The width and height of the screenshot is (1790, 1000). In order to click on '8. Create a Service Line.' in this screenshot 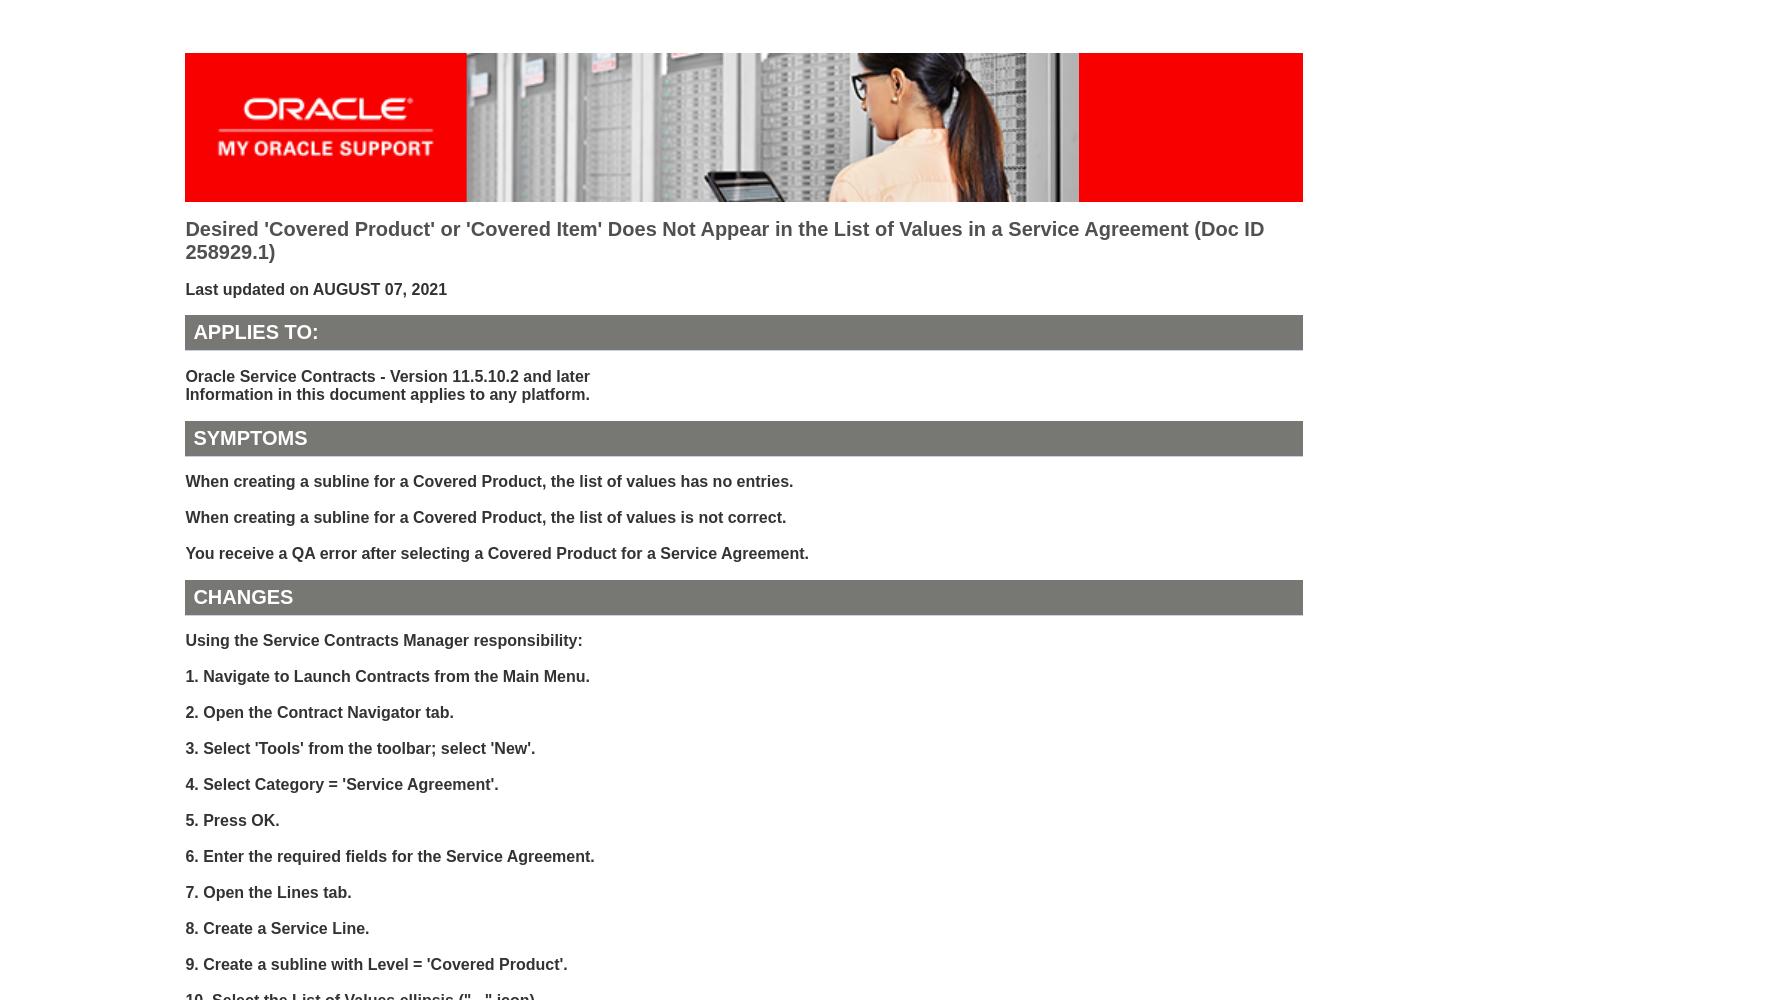, I will do `click(276, 928)`.